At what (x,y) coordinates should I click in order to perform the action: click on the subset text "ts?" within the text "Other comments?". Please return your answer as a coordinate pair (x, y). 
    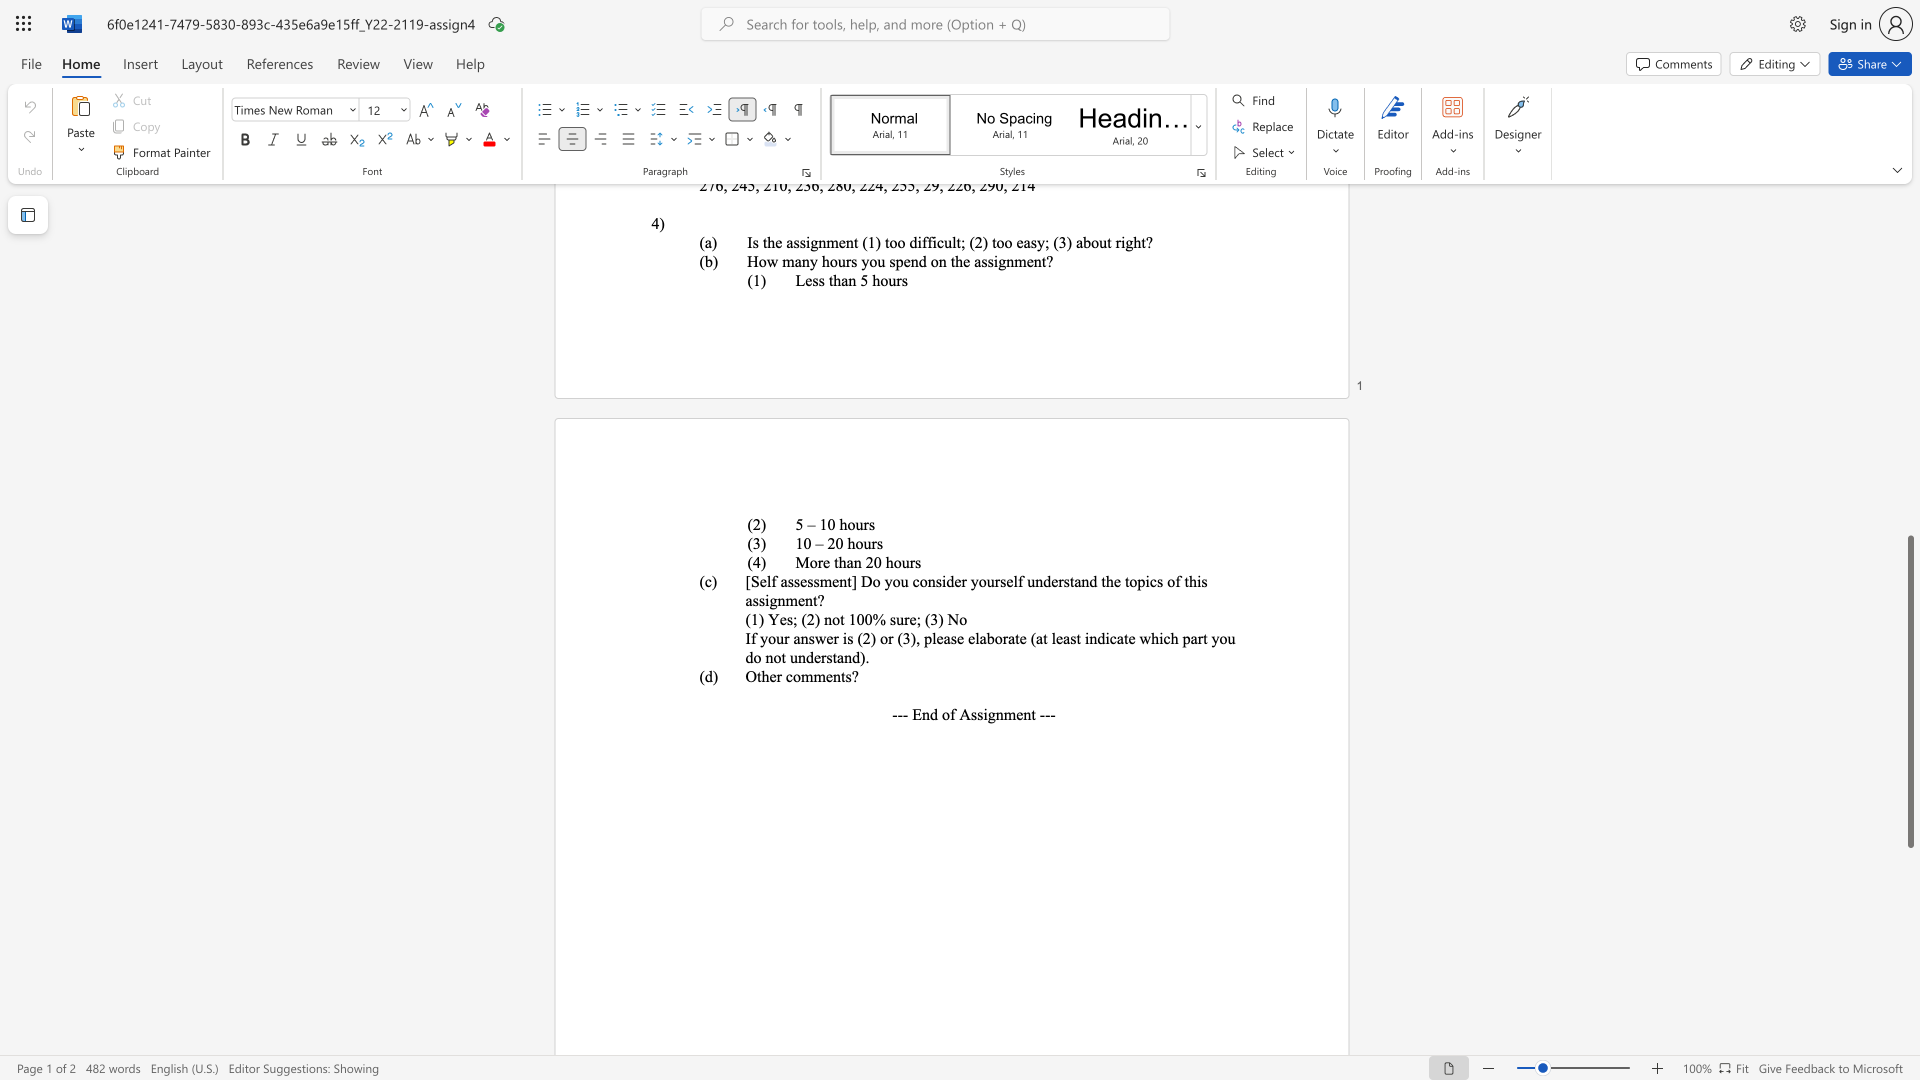
    Looking at the image, I should click on (840, 675).